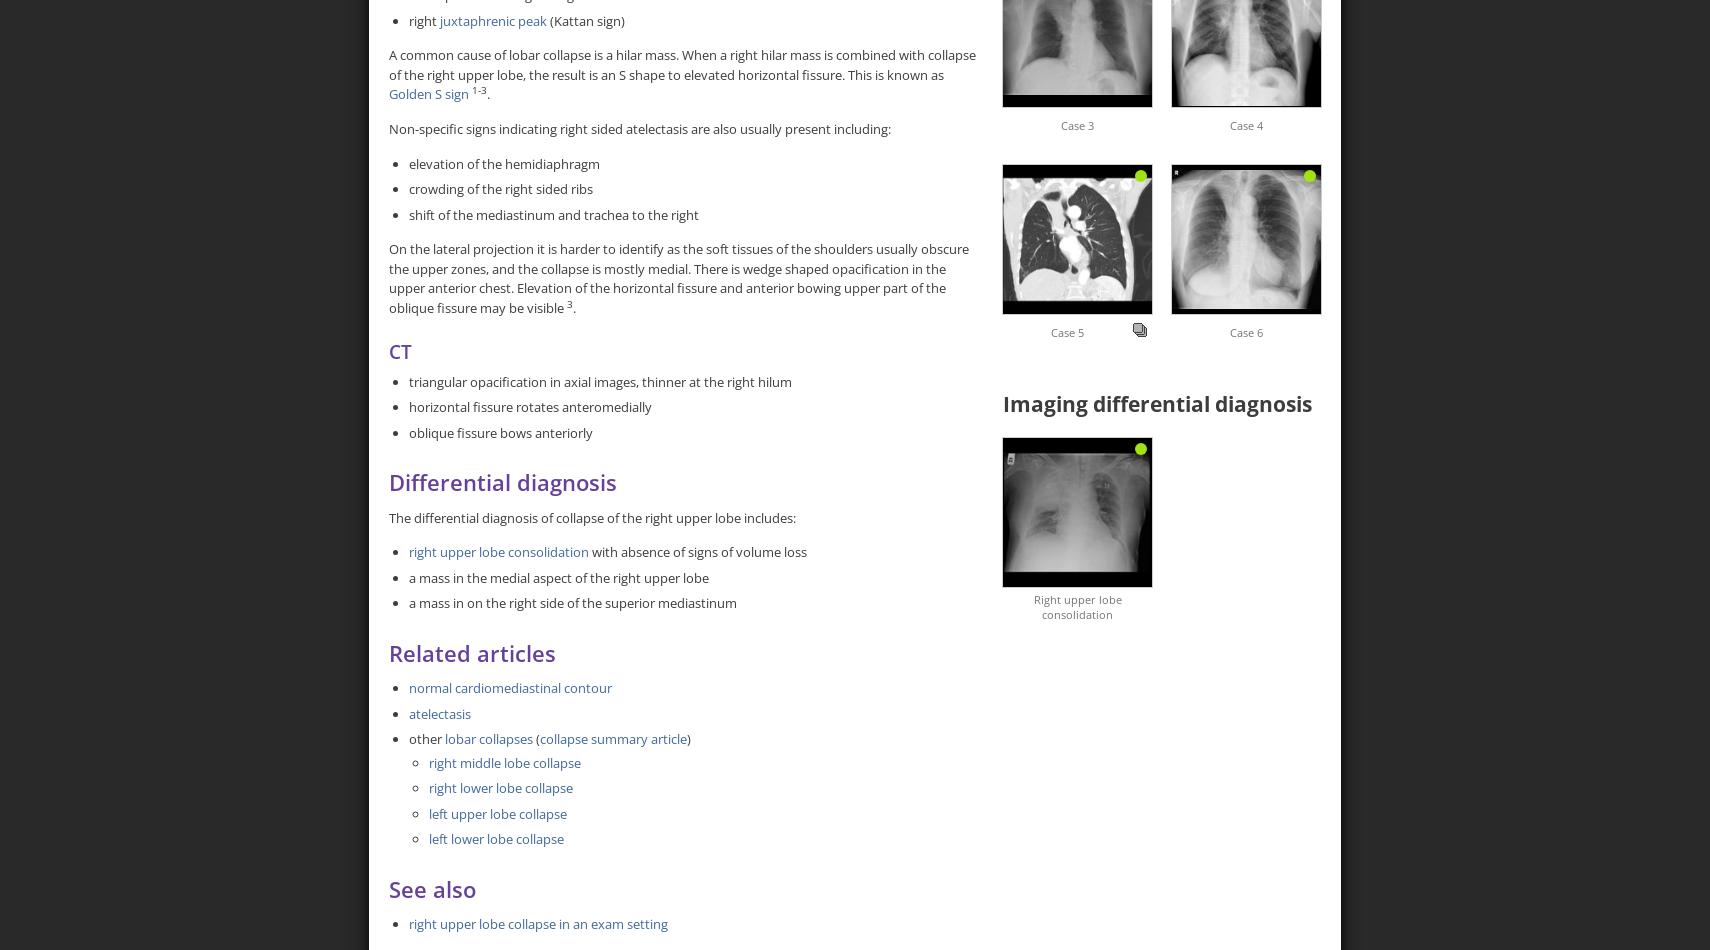 The image size is (1710, 950). Describe the element at coordinates (501, 430) in the screenshot. I see `'oblique fissure bows anteriorly'` at that location.